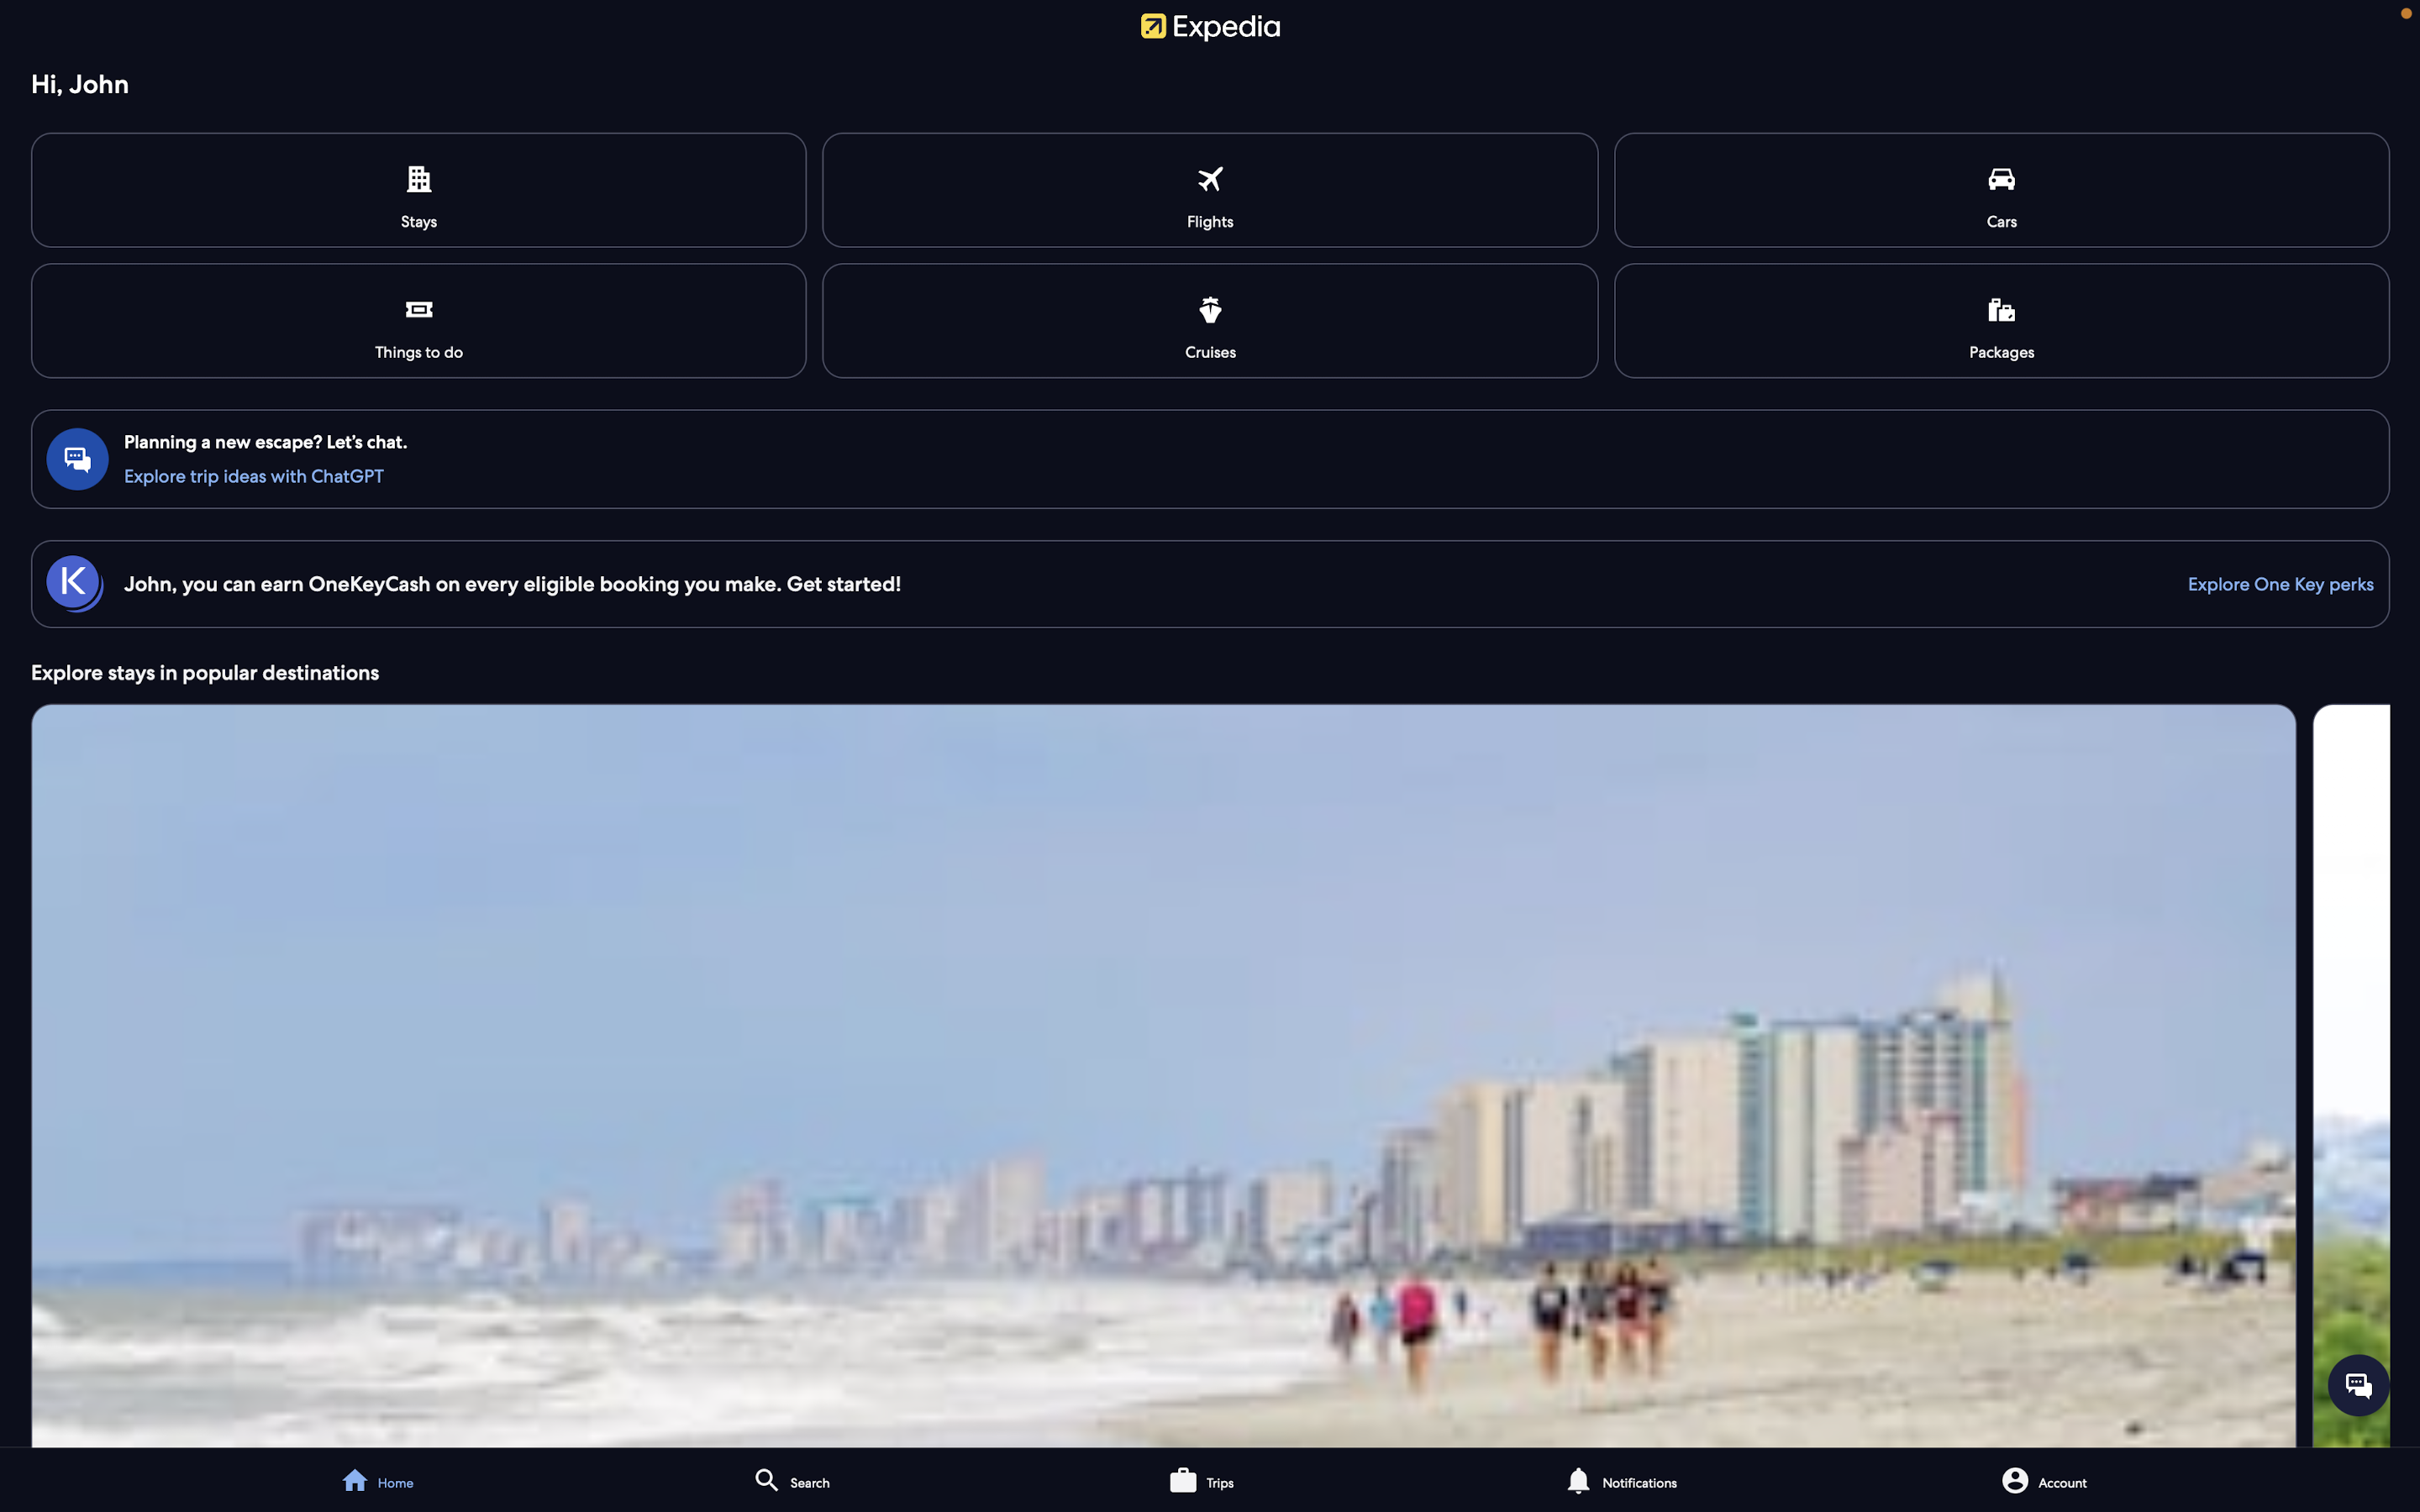 The height and width of the screenshot is (1512, 2420). What do you see at coordinates (881, 1478) in the screenshot?
I see `Search for a Paris destination` at bounding box center [881, 1478].